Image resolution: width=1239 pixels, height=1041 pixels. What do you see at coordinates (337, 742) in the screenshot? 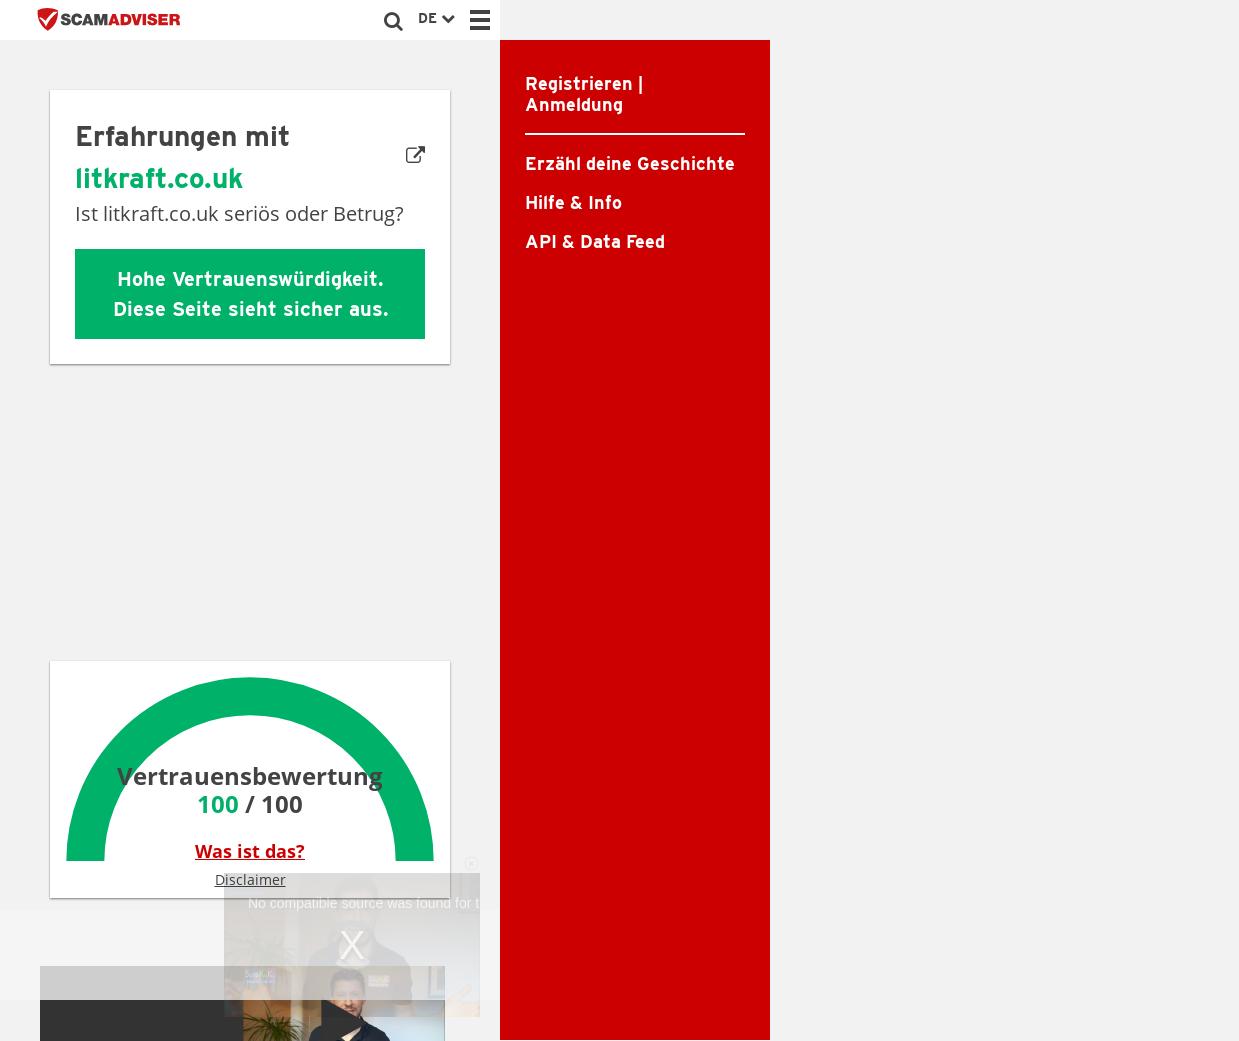
I see `'Deutsch lernen mit SPRAKUKO - Deuts...'` at bounding box center [337, 742].